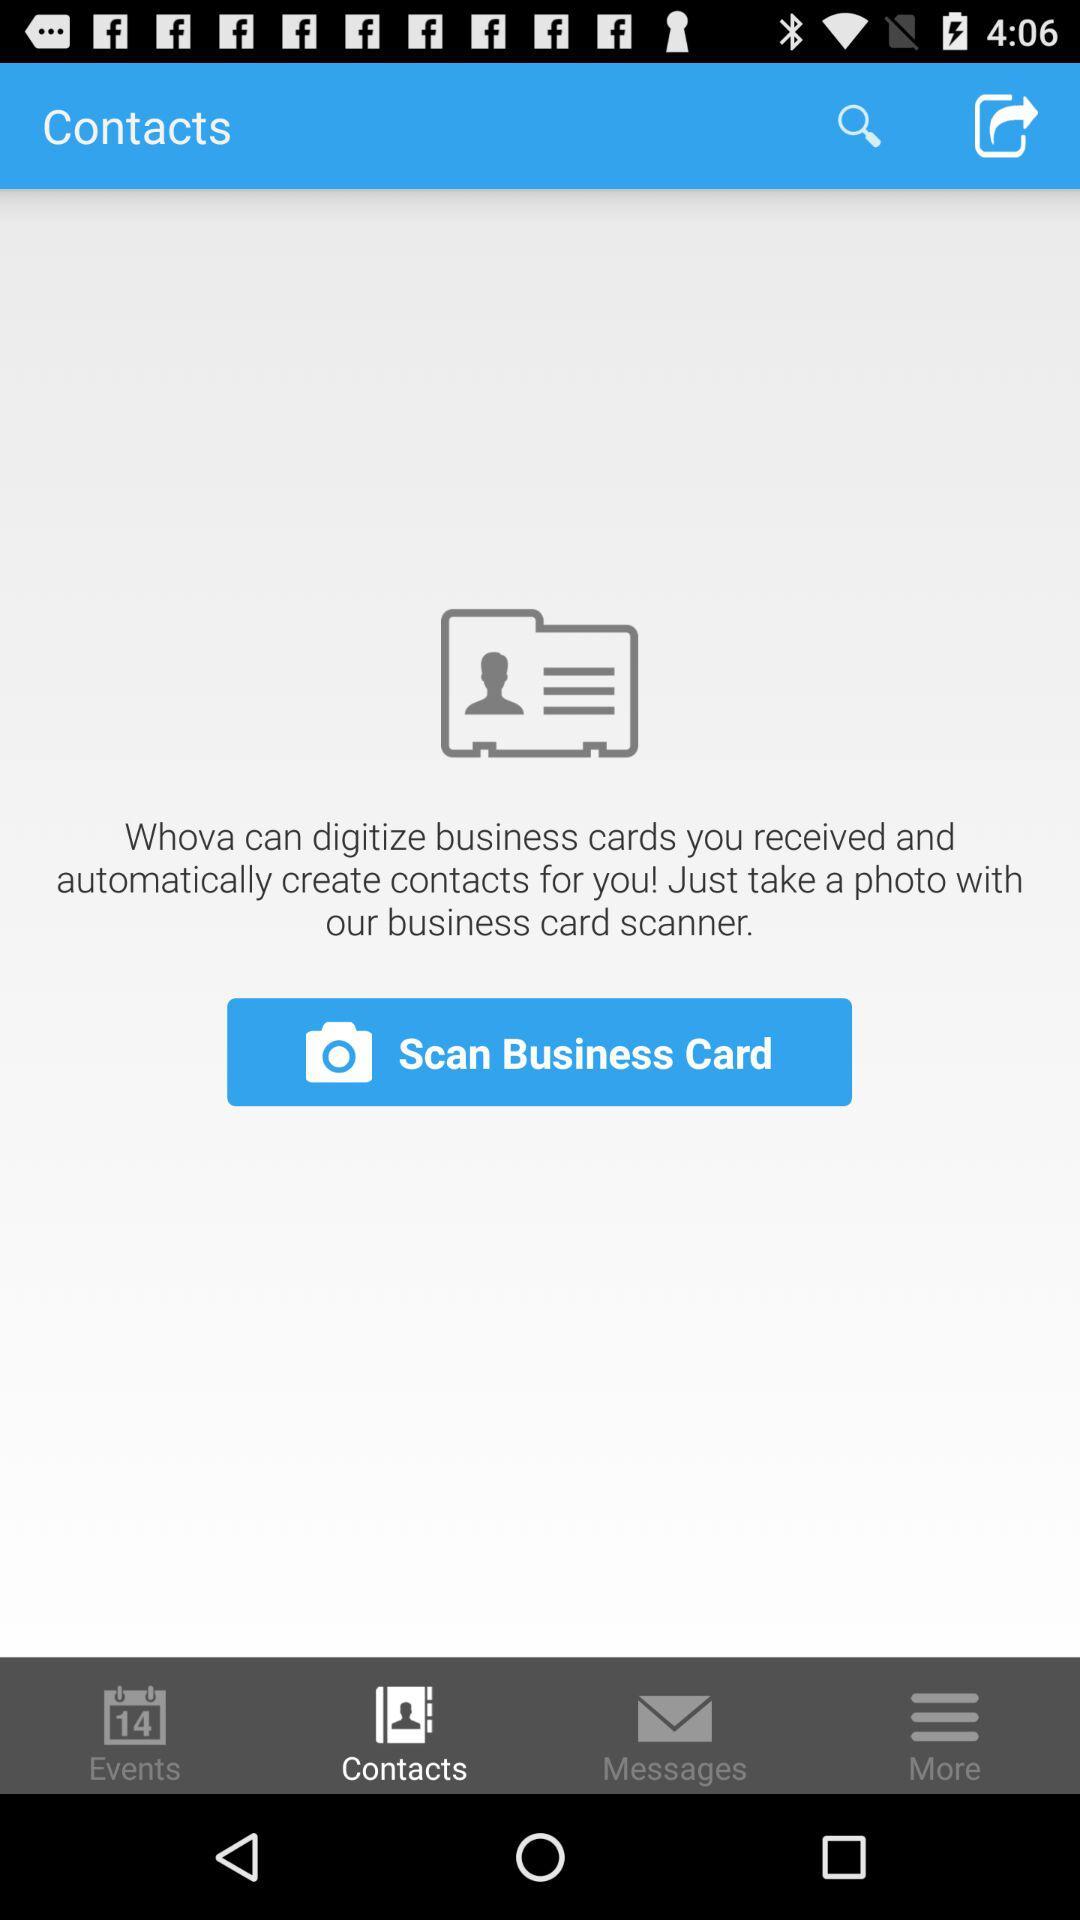  Describe the element at coordinates (858, 124) in the screenshot. I see `the item above the whova can digitize item` at that location.